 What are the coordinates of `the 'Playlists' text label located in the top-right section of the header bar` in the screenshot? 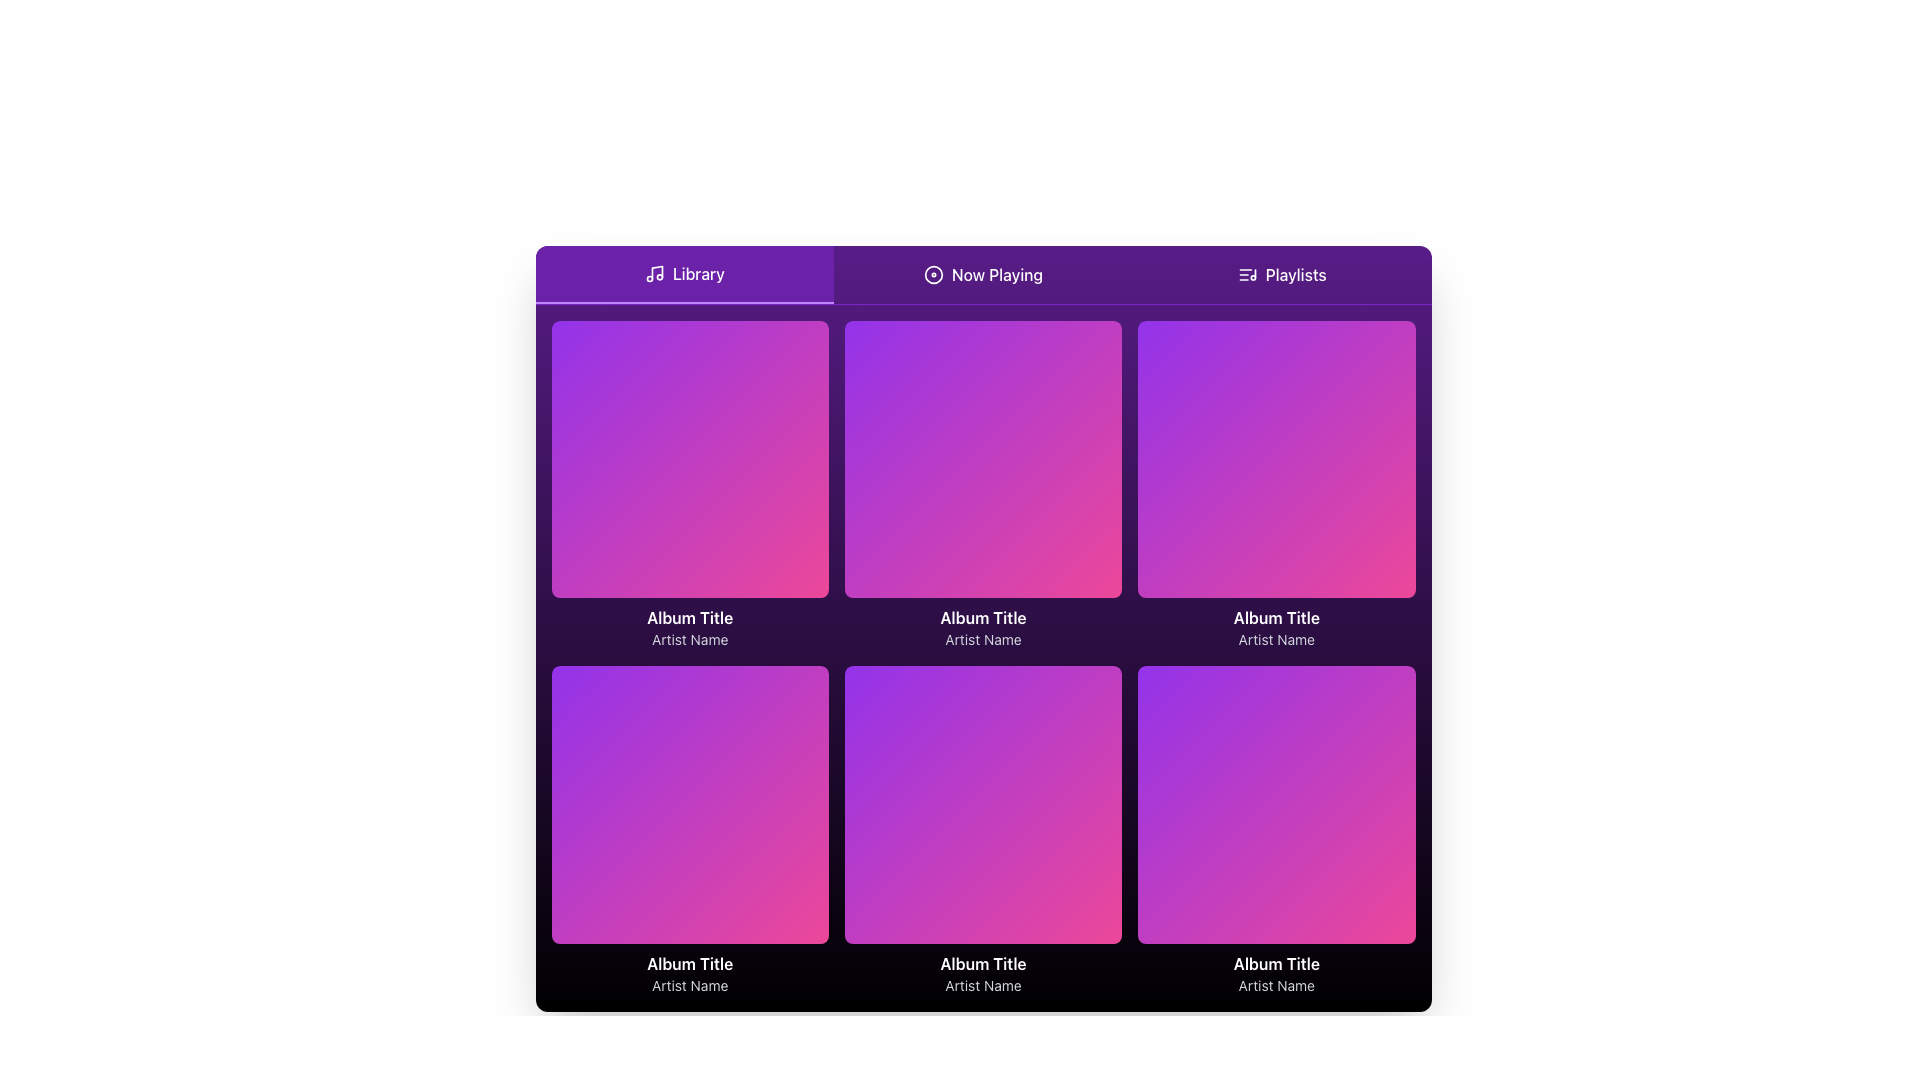 It's located at (1296, 274).